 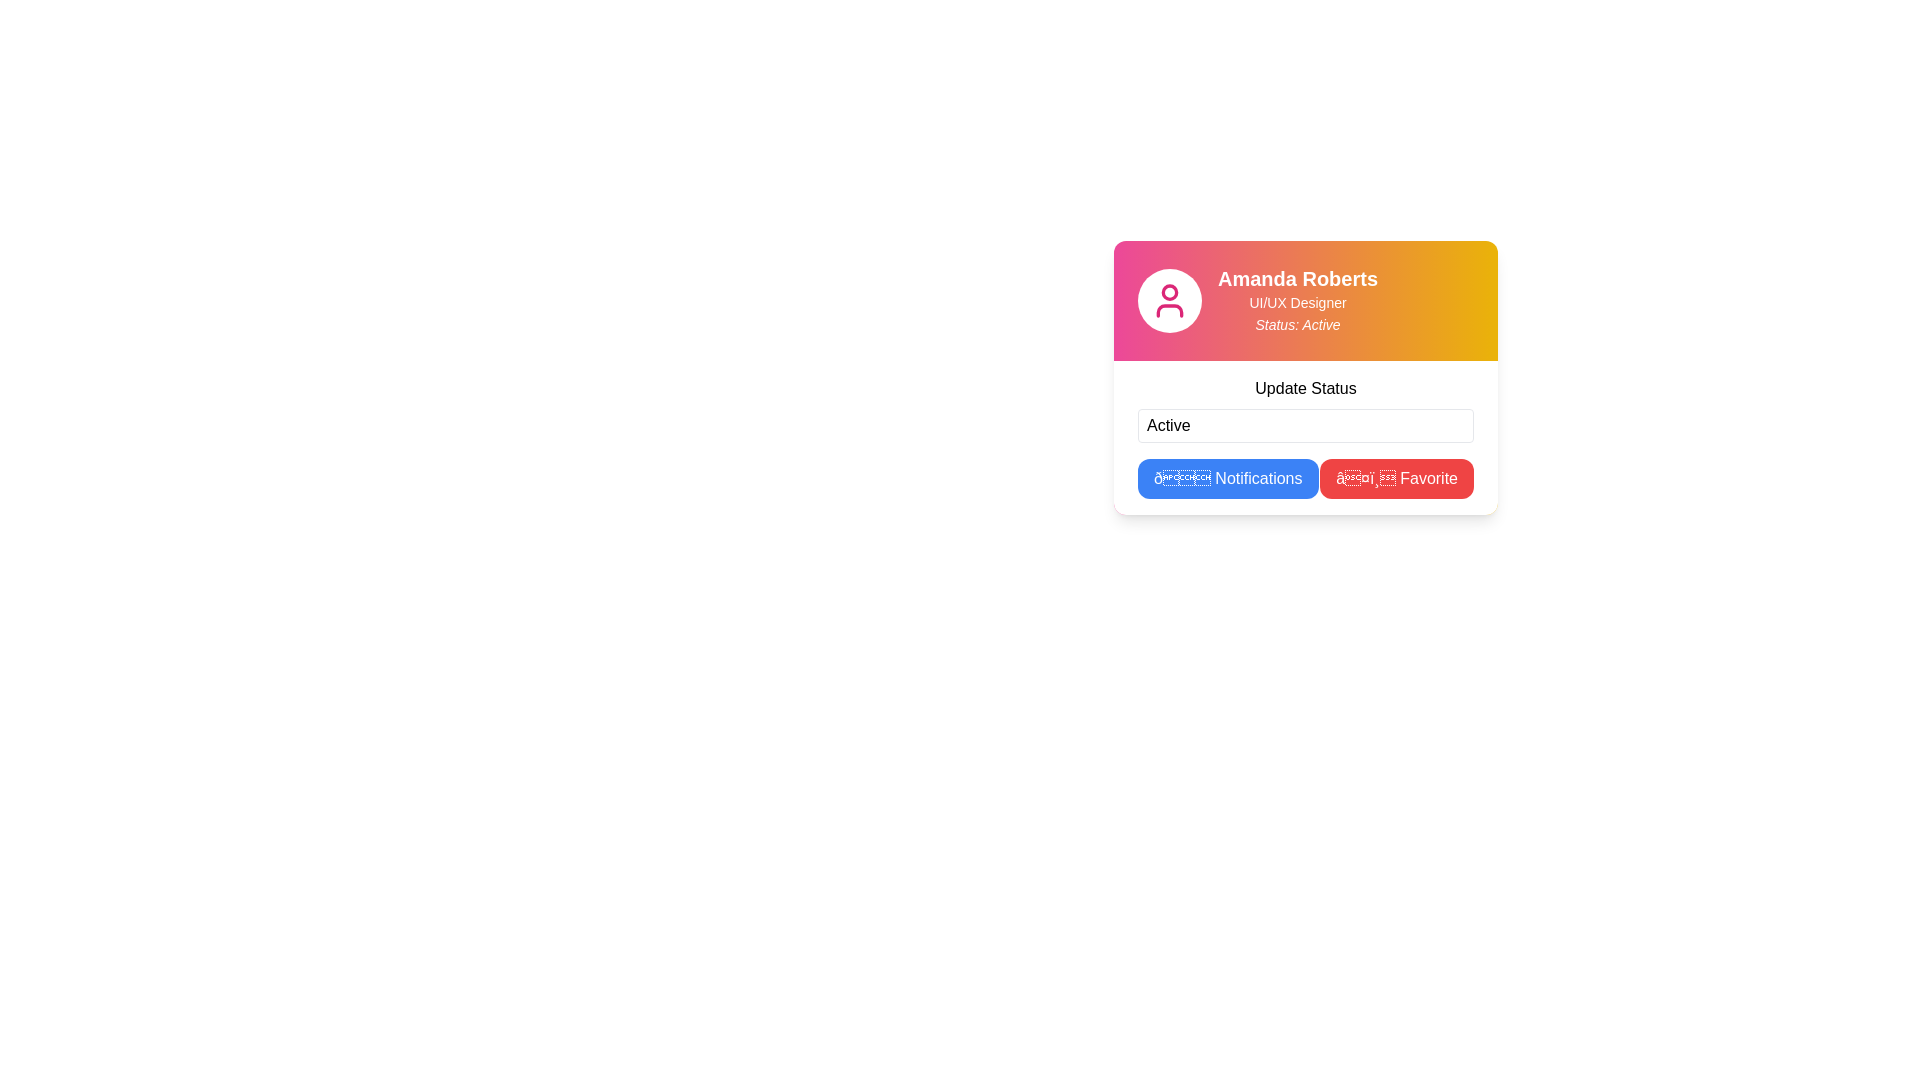 What do you see at coordinates (1170, 300) in the screenshot?
I see `the user profile icon located in the top-left section of the card component, which is represented by a circular white background with pink text color` at bounding box center [1170, 300].